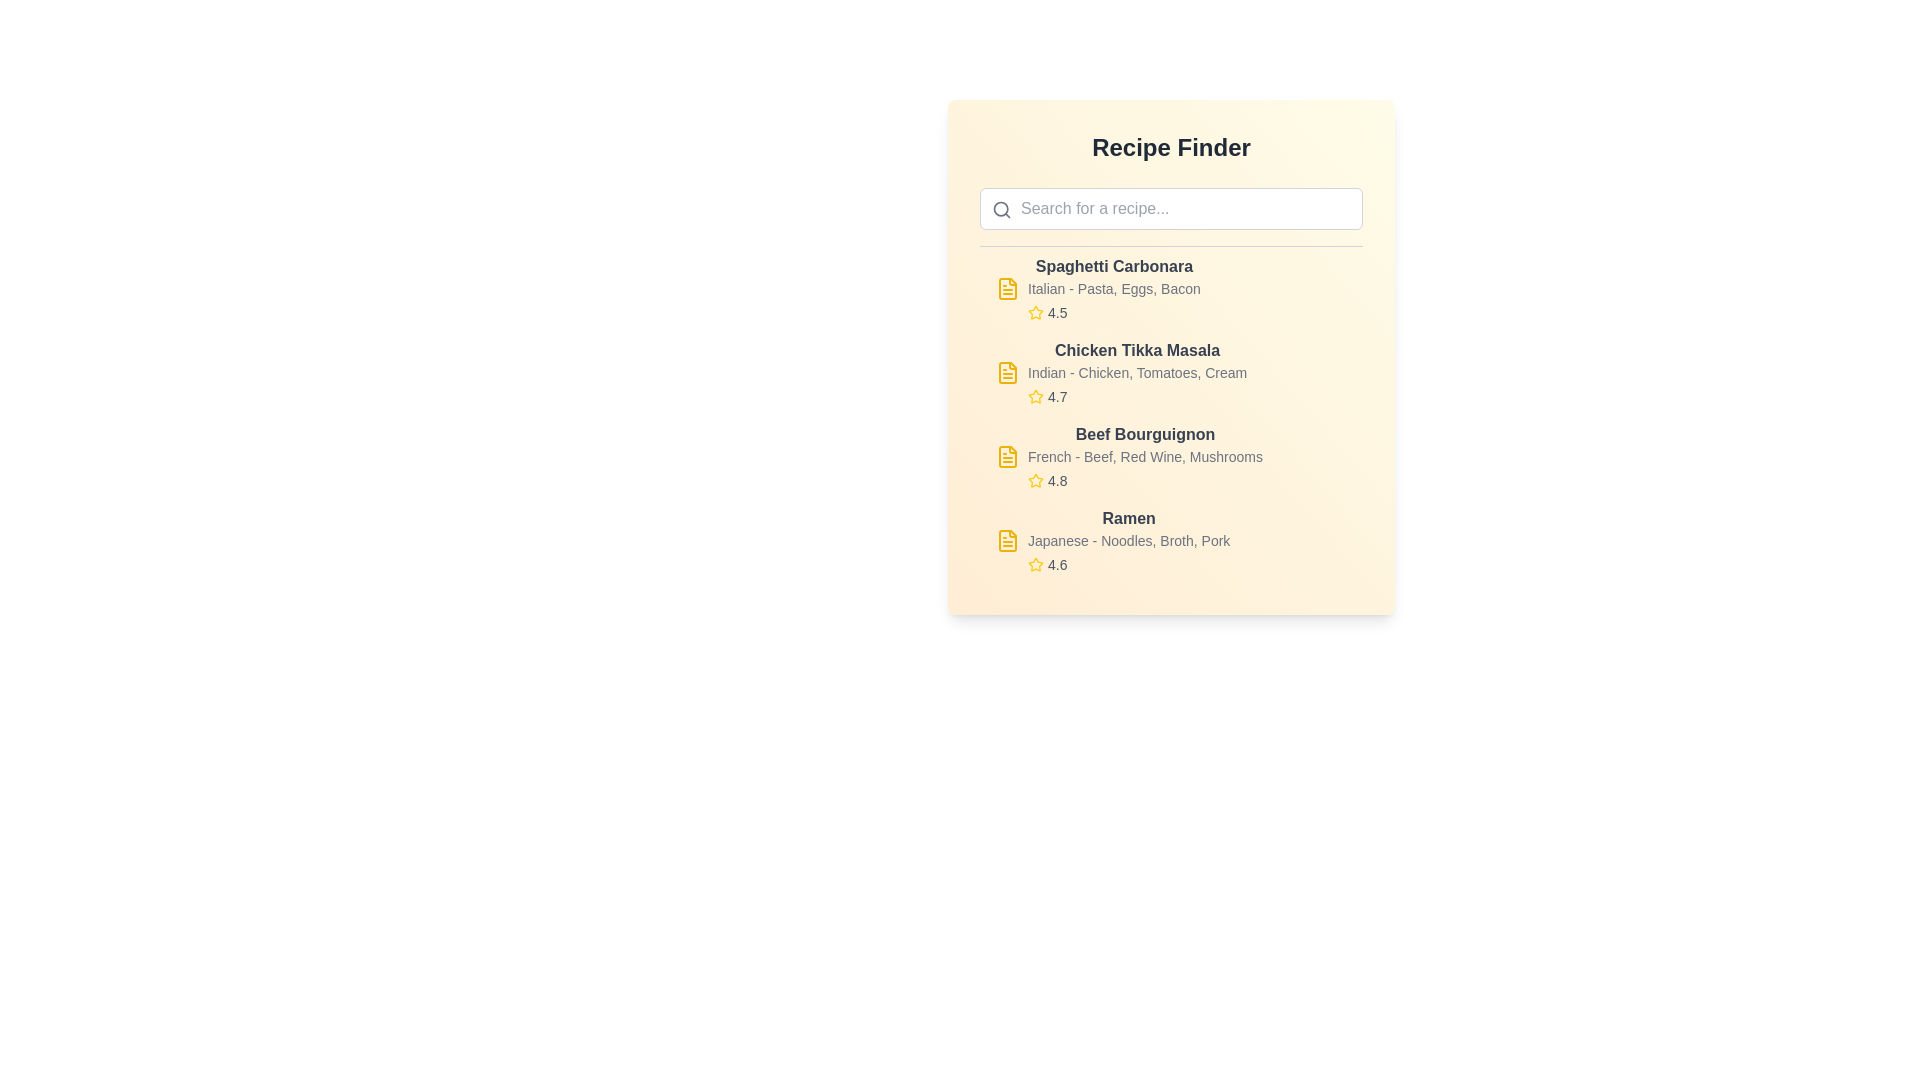 The height and width of the screenshot is (1080, 1920). Describe the element at coordinates (1137, 373) in the screenshot. I see `the static text element that describes the dish, which contains the words 'Indian - Chicken, Tomatoes, Cream', styled in light gray and positioned beneath the title 'Chicken Tikka Masala'` at that location.